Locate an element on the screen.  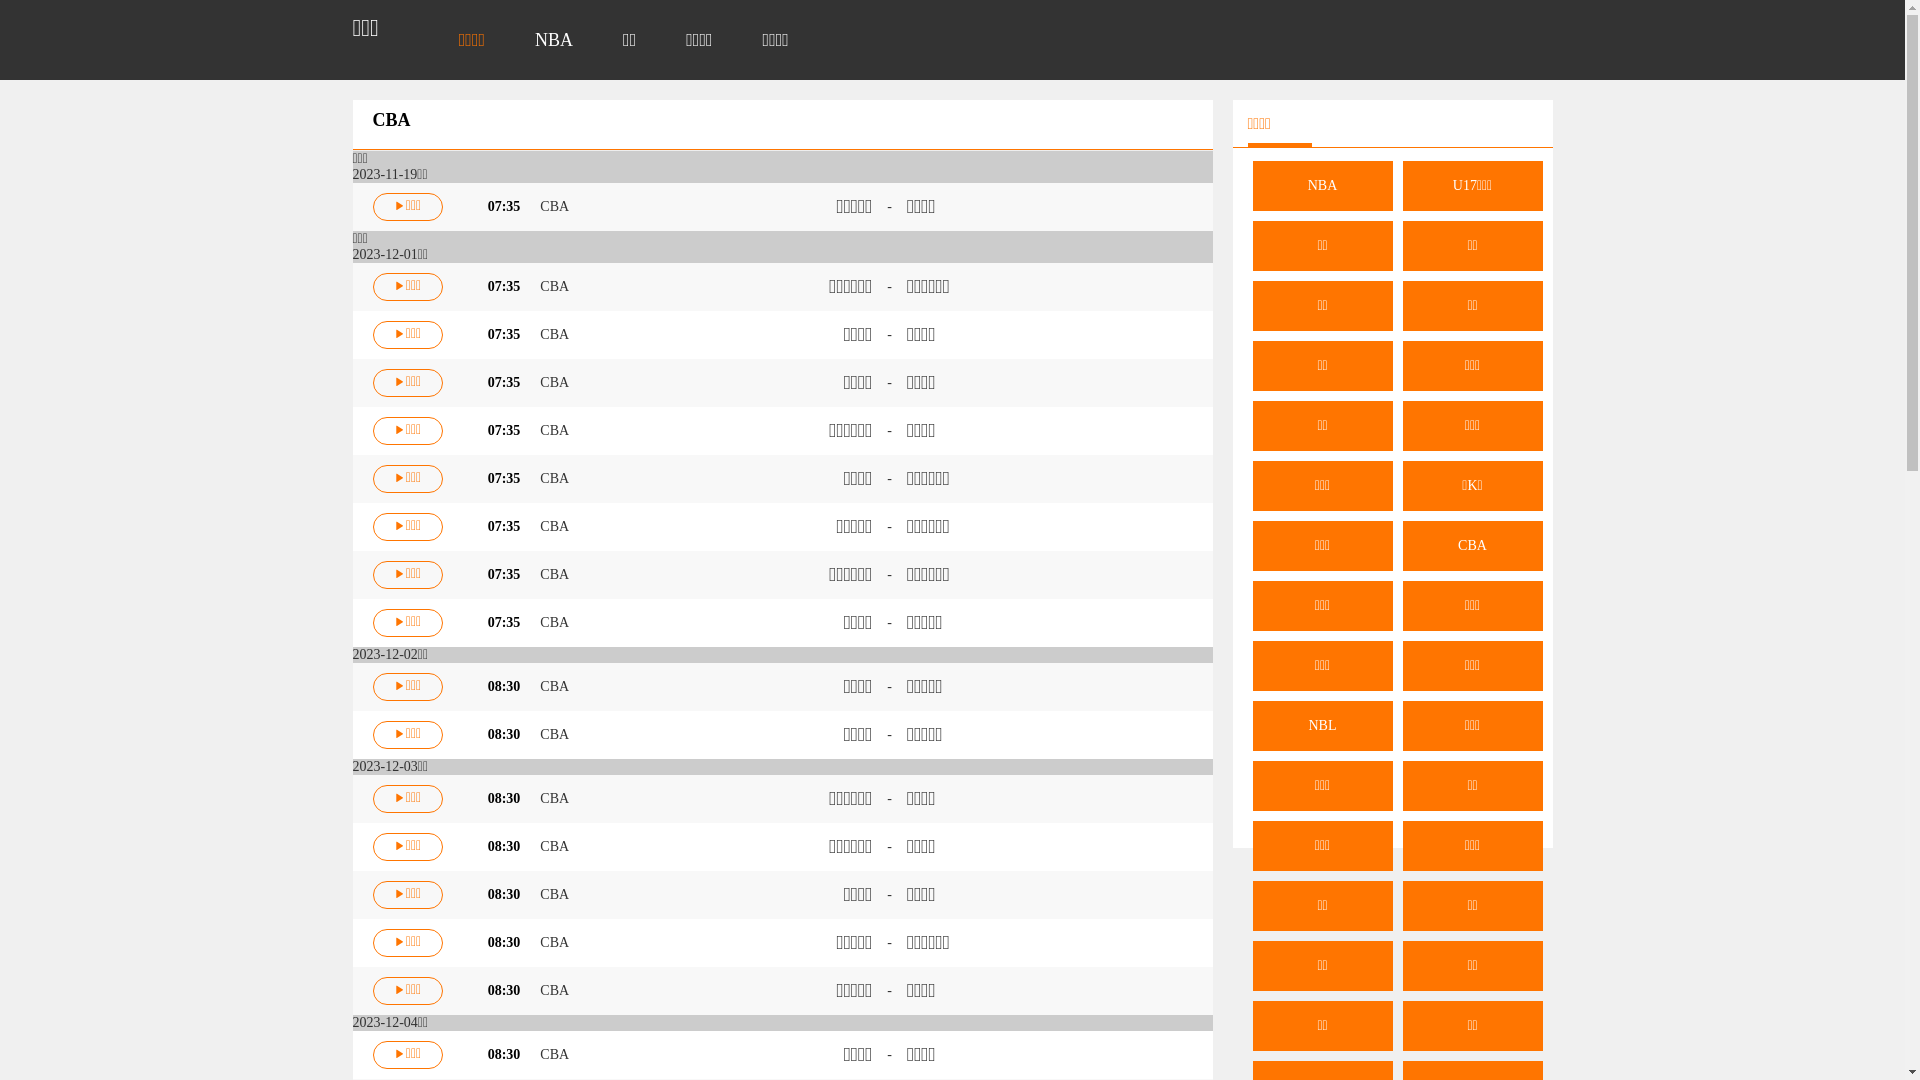
'NBL' is located at coordinates (1251, 725).